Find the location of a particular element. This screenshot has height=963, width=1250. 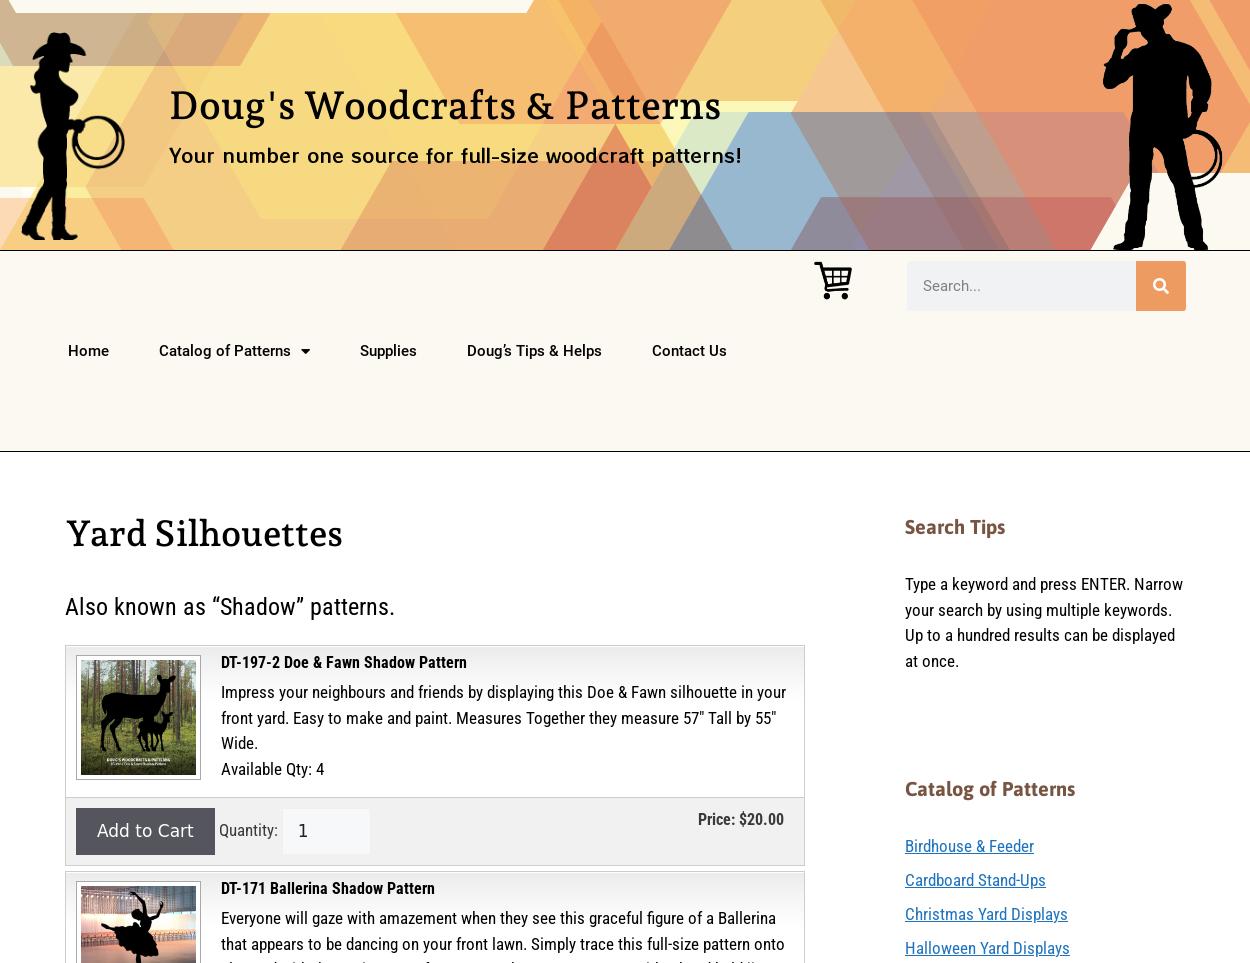

'Supplies' is located at coordinates (358, 350).